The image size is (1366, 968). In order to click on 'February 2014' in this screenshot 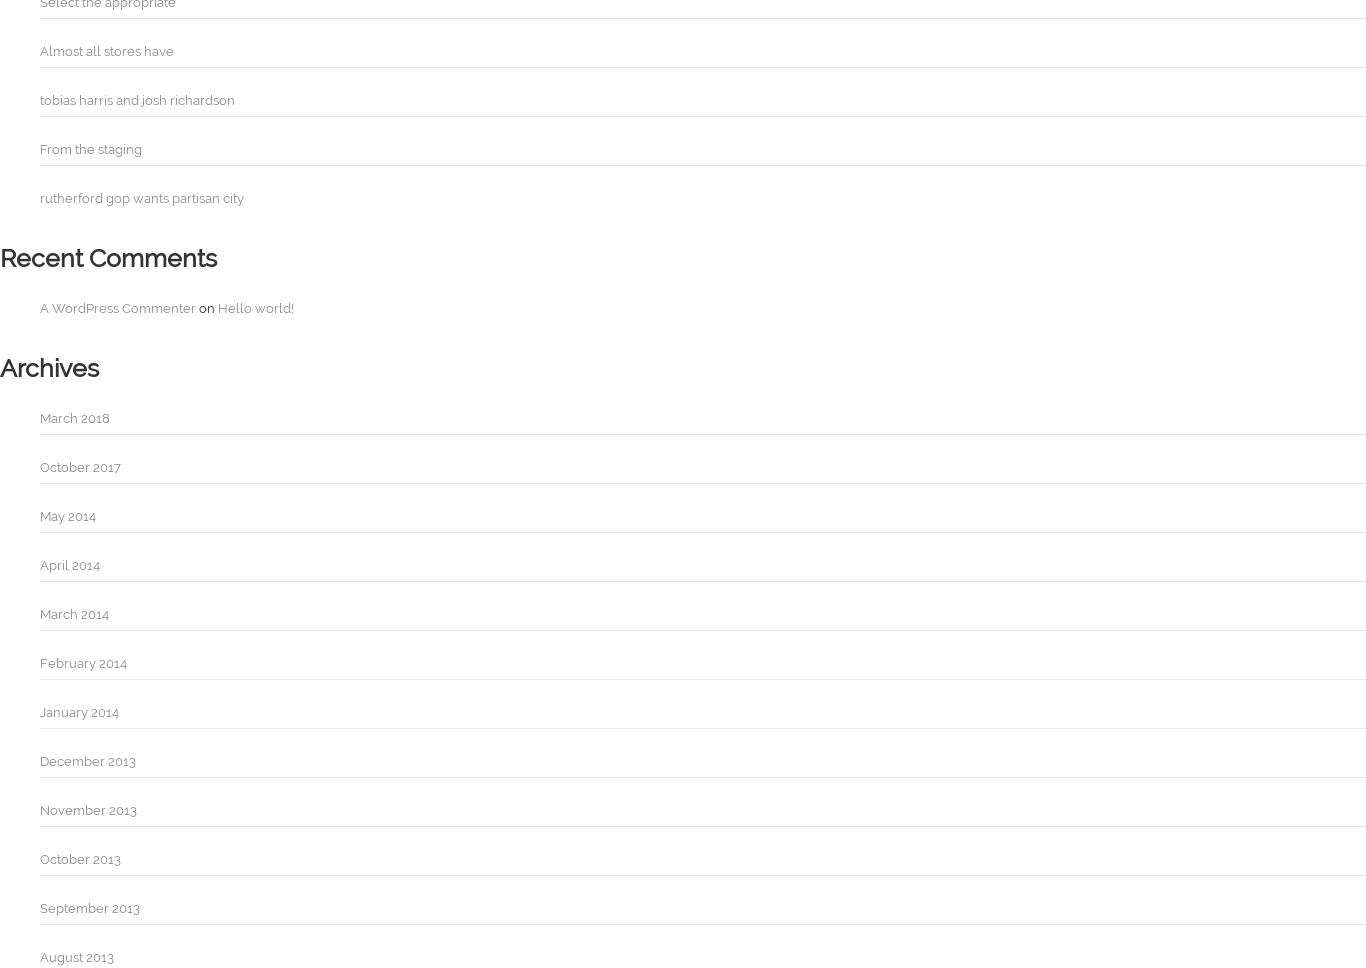, I will do `click(83, 663)`.